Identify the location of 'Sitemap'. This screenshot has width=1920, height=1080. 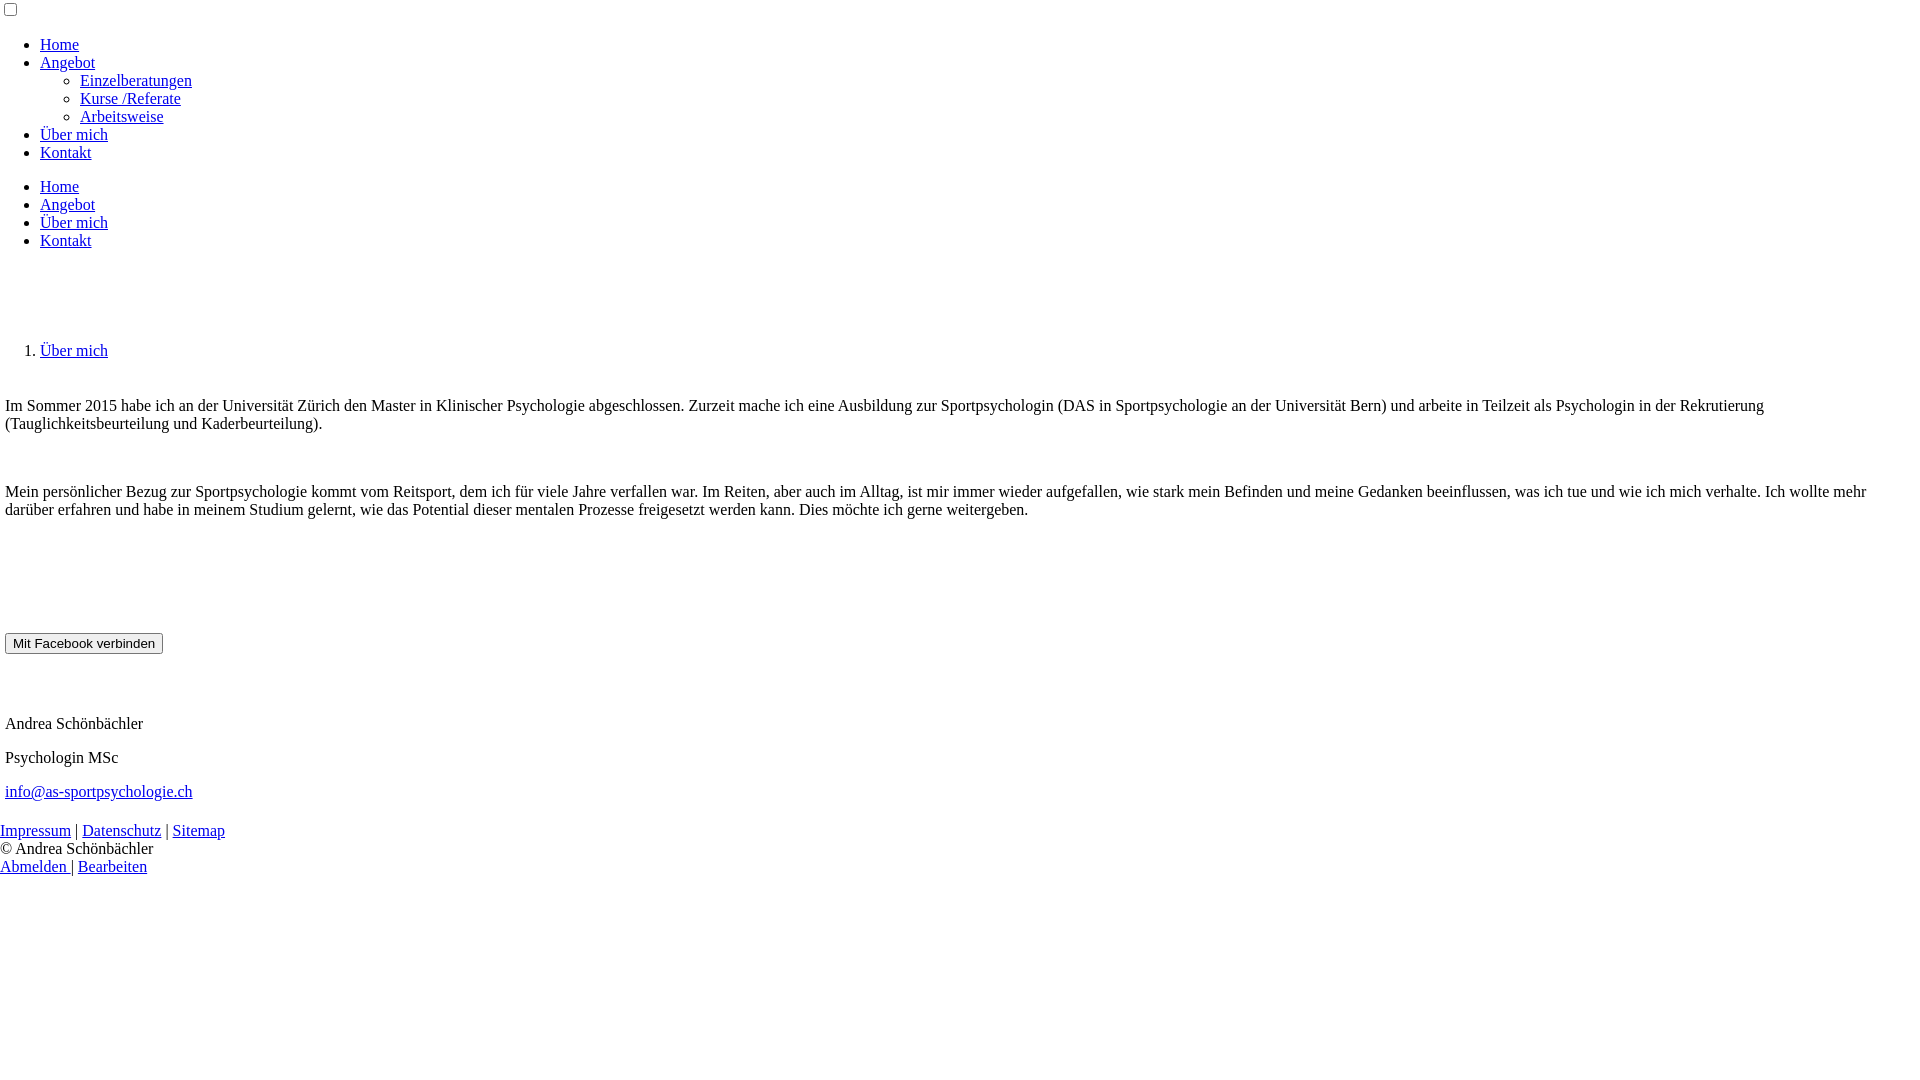
(198, 830).